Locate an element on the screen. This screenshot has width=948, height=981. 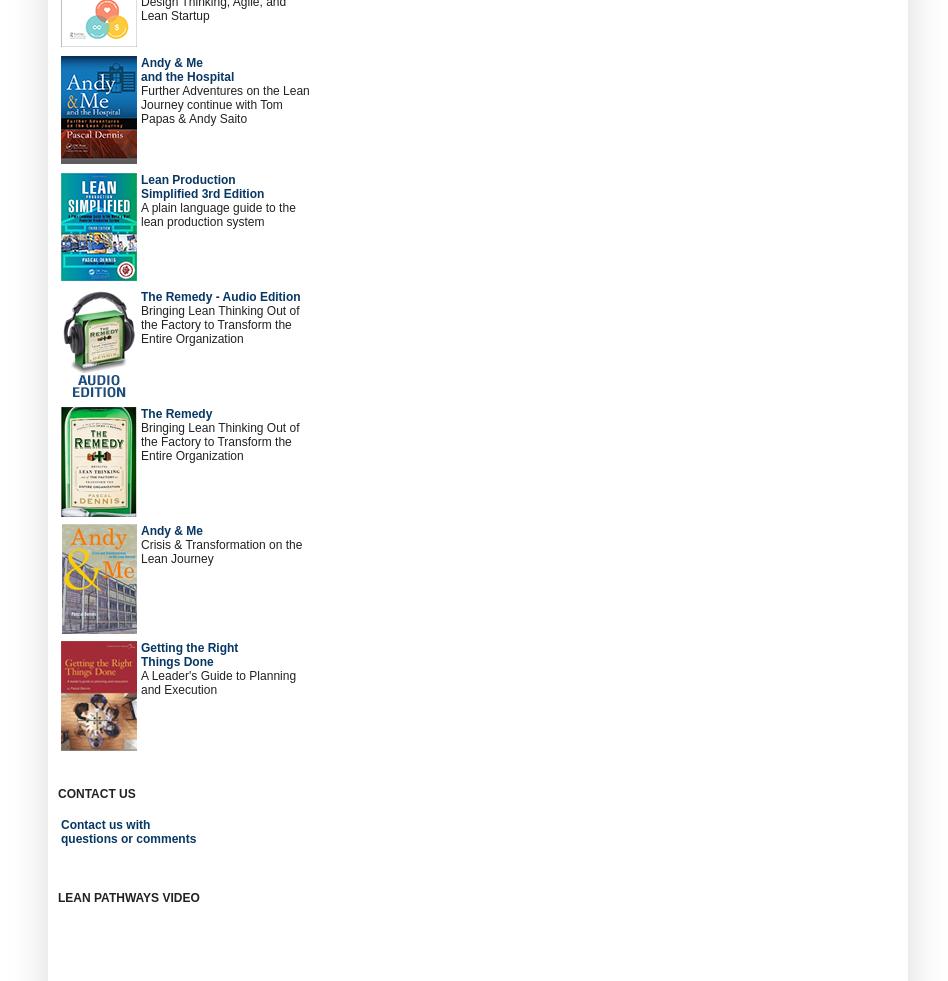
'The Remedy - Audio Edition' is located at coordinates (219, 296).